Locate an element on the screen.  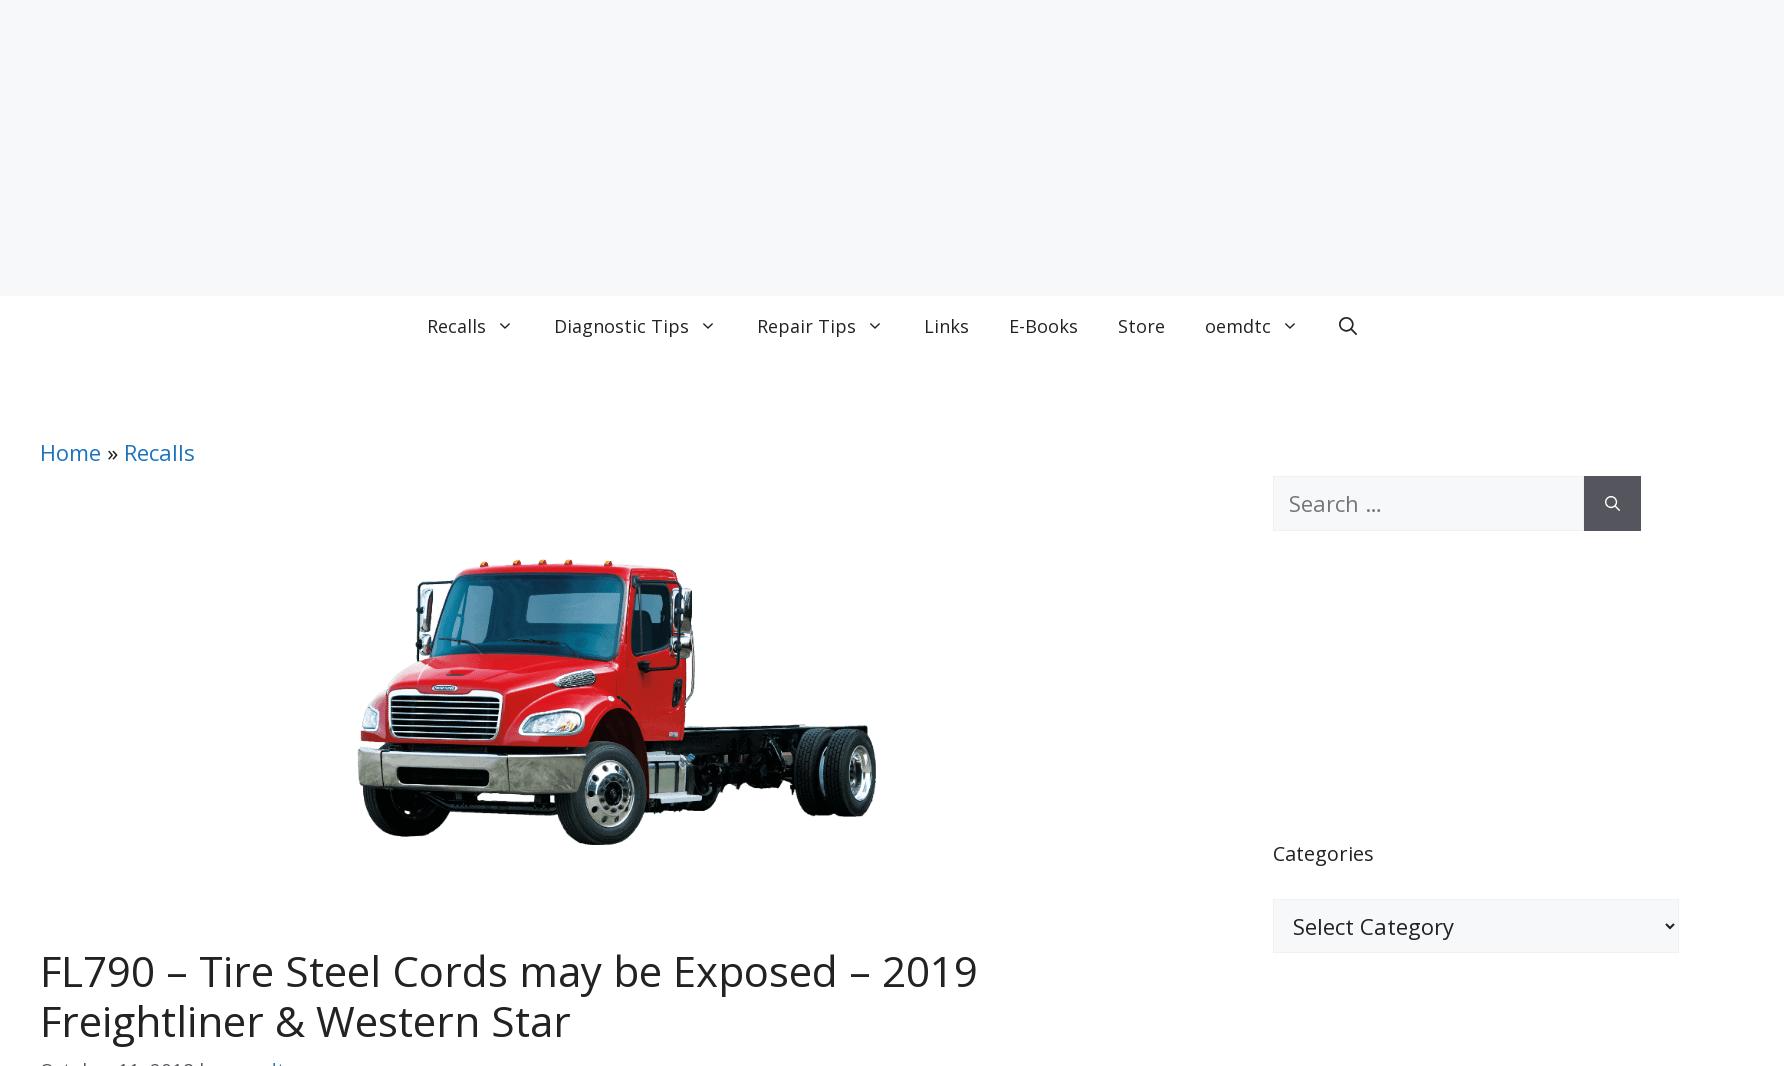
'oemdtc' is located at coordinates (1236, 325).